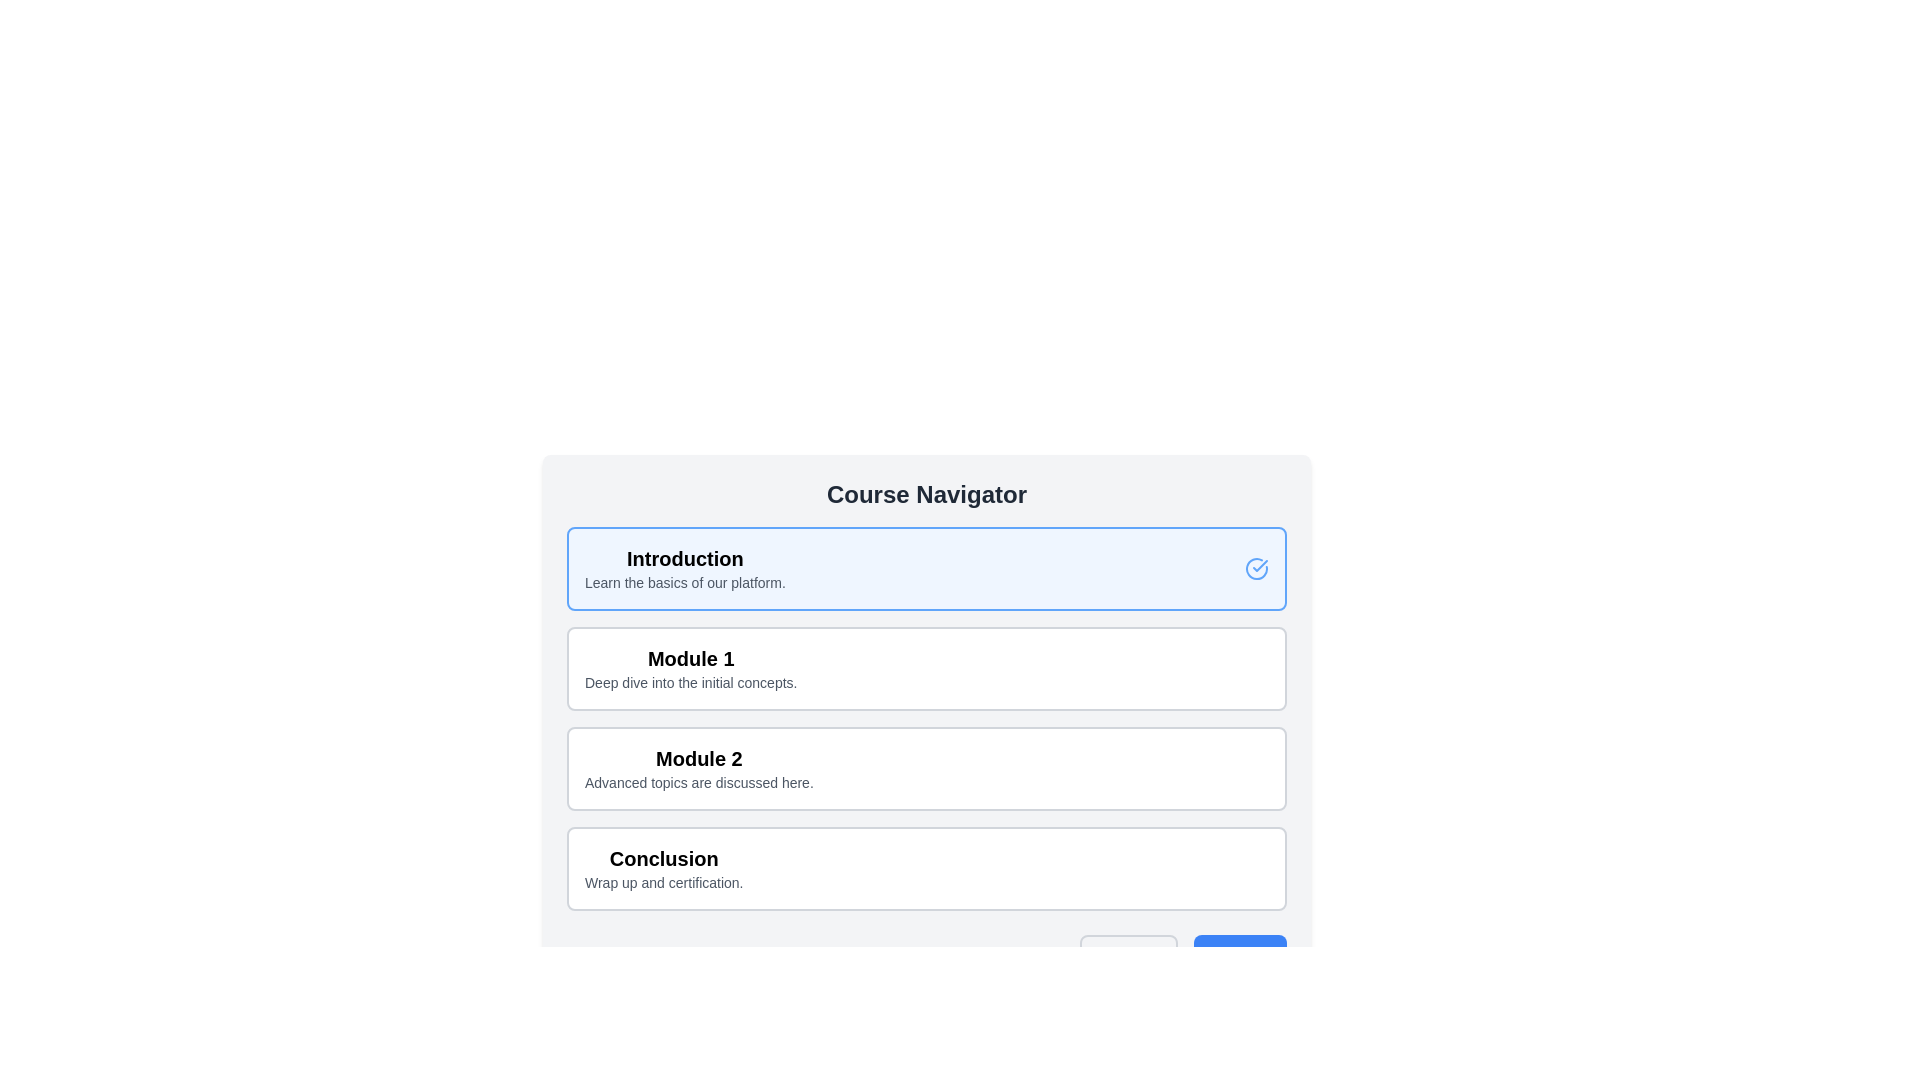 The height and width of the screenshot is (1080, 1920). I want to click on the Previous button to navigate, so click(1128, 955).